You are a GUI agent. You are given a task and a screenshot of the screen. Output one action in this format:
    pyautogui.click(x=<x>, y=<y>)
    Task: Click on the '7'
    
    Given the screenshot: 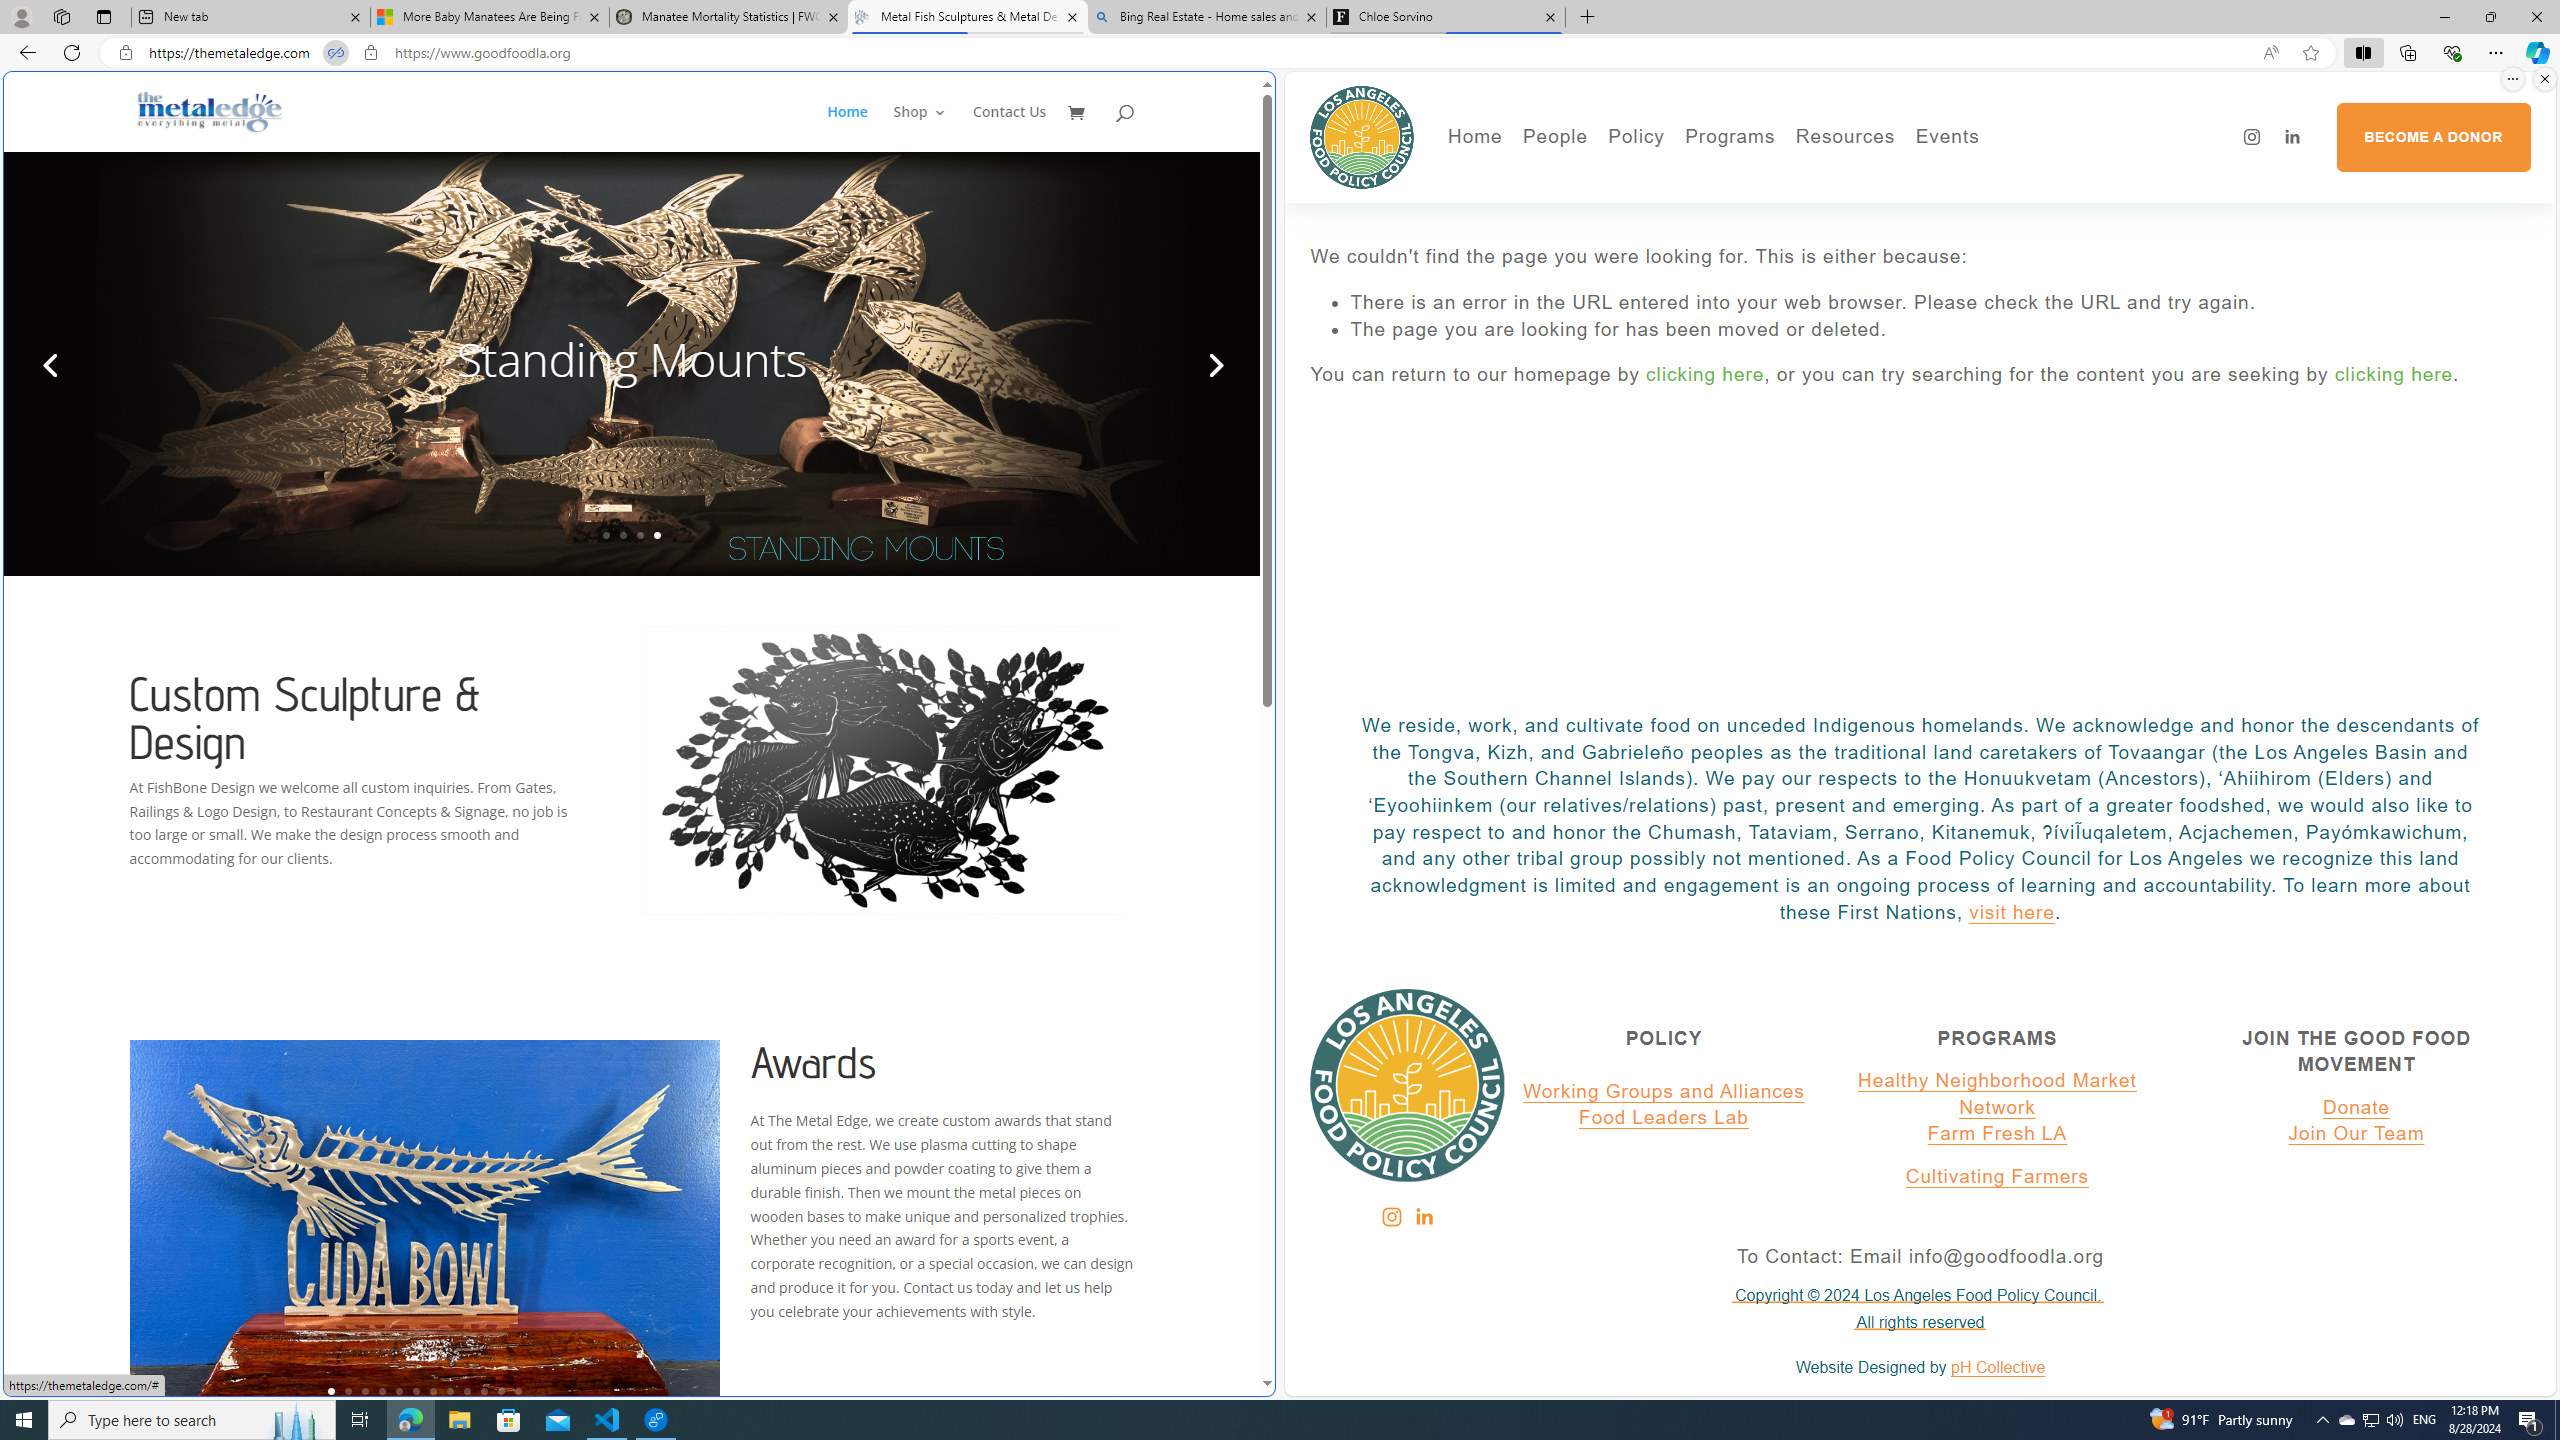 What is the action you would take?
    pyautogui.click(x=432, y=1390)
    